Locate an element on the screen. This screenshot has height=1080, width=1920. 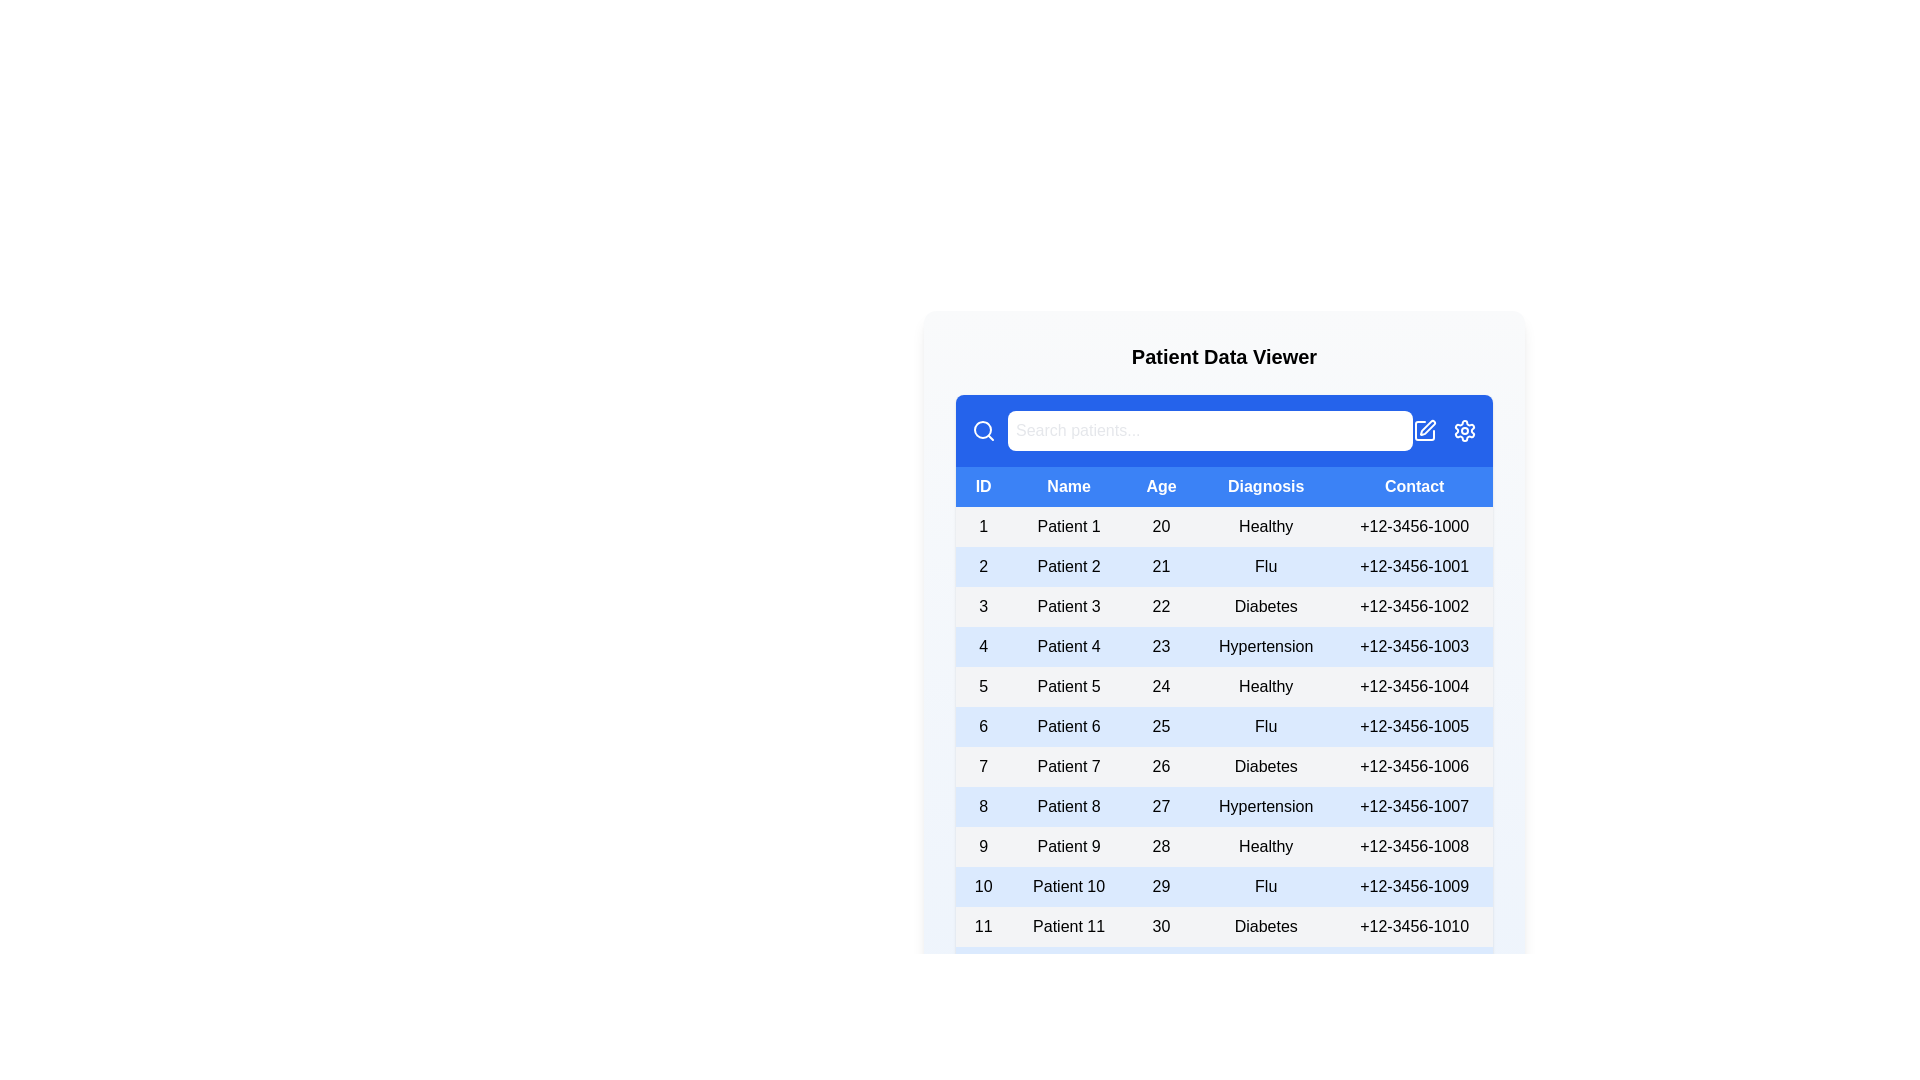
the column header Contact to sort the table by that column is located at coordinates (1413, 486).